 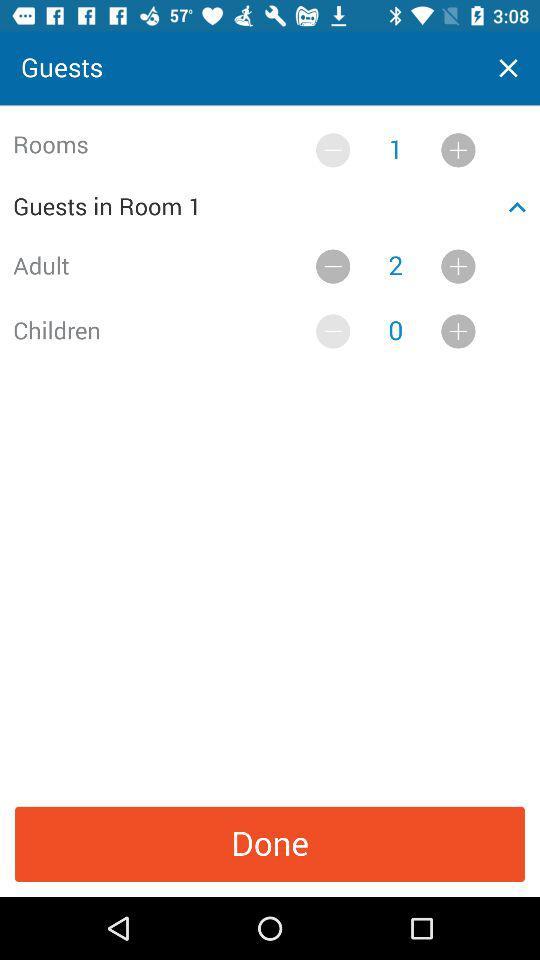 What do you see at coordinates (508, 68) in the screenshot?
I see `out screen` at bounding box center [508, 68].